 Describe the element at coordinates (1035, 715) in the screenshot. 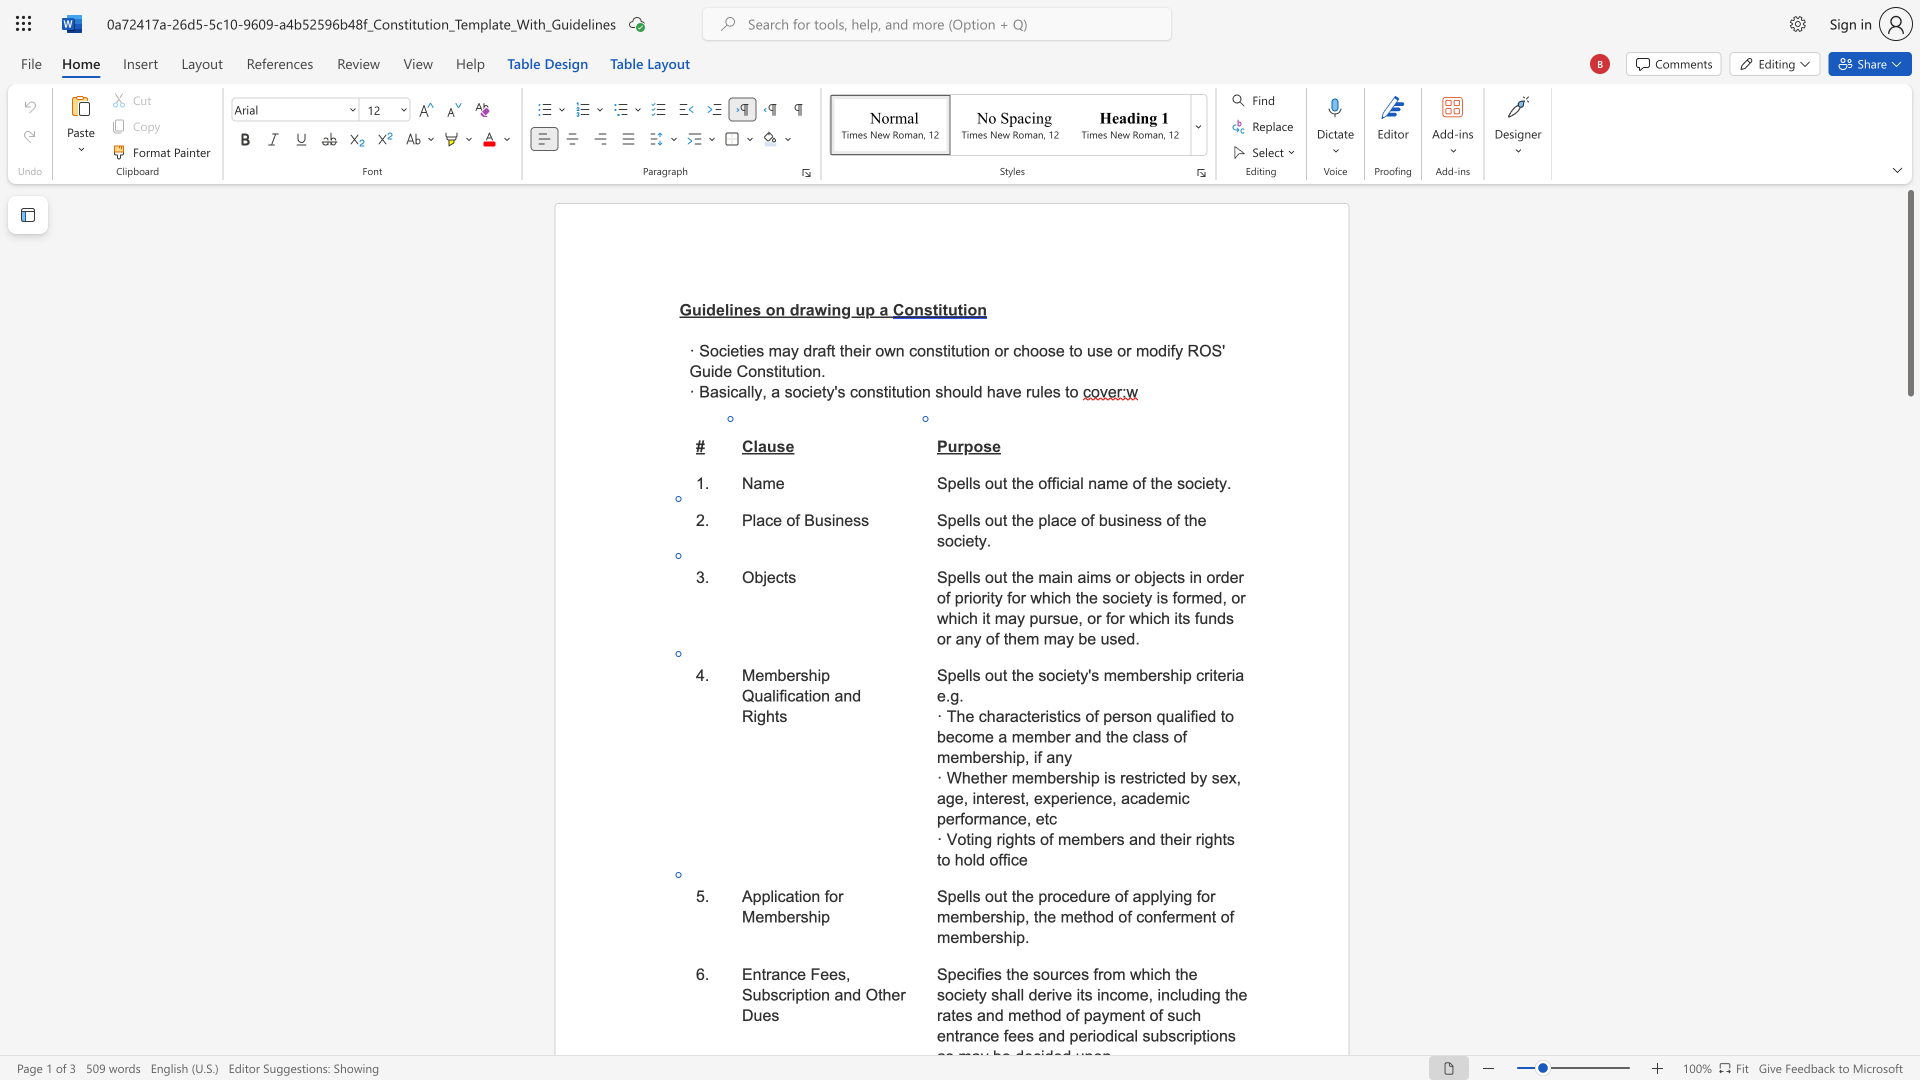

I see `the 2th character "e" in the text` at that location.